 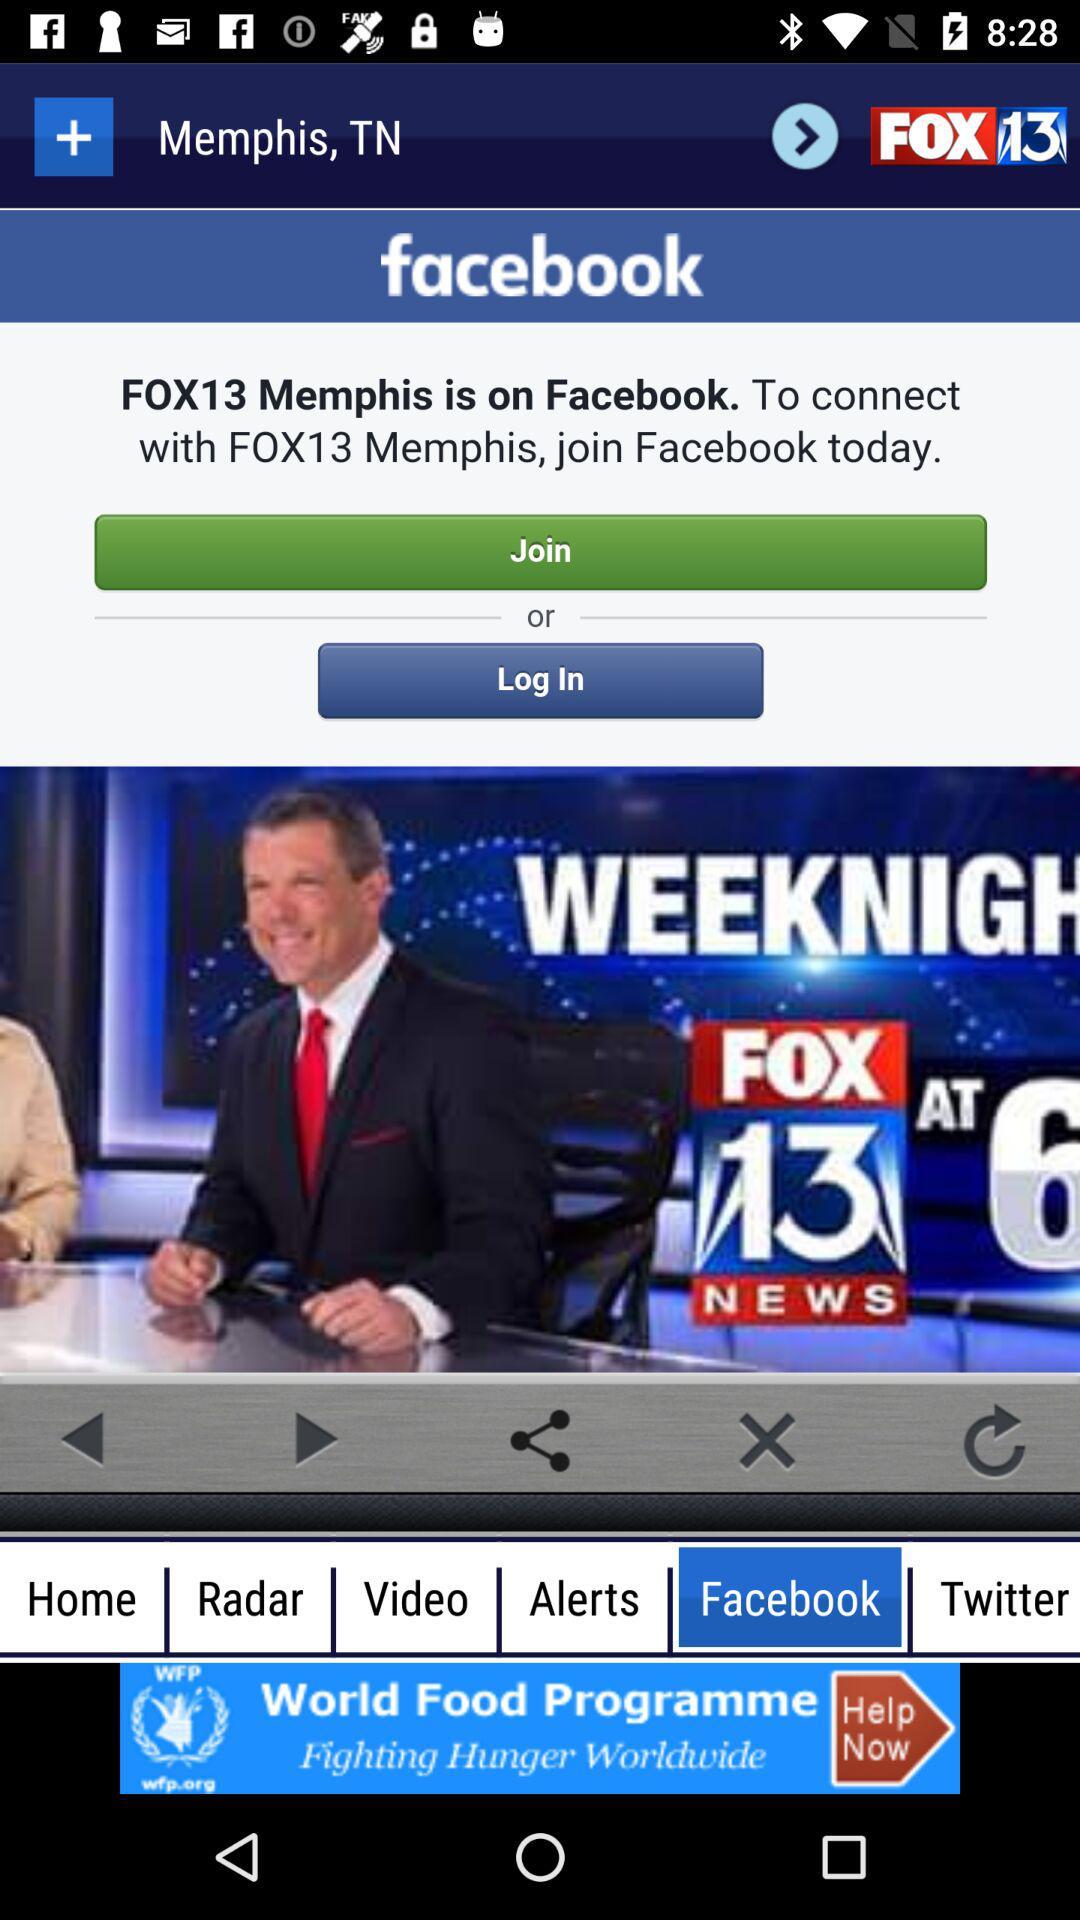 I want to click on the arrow_forward icon, so click(x=804, y=135).